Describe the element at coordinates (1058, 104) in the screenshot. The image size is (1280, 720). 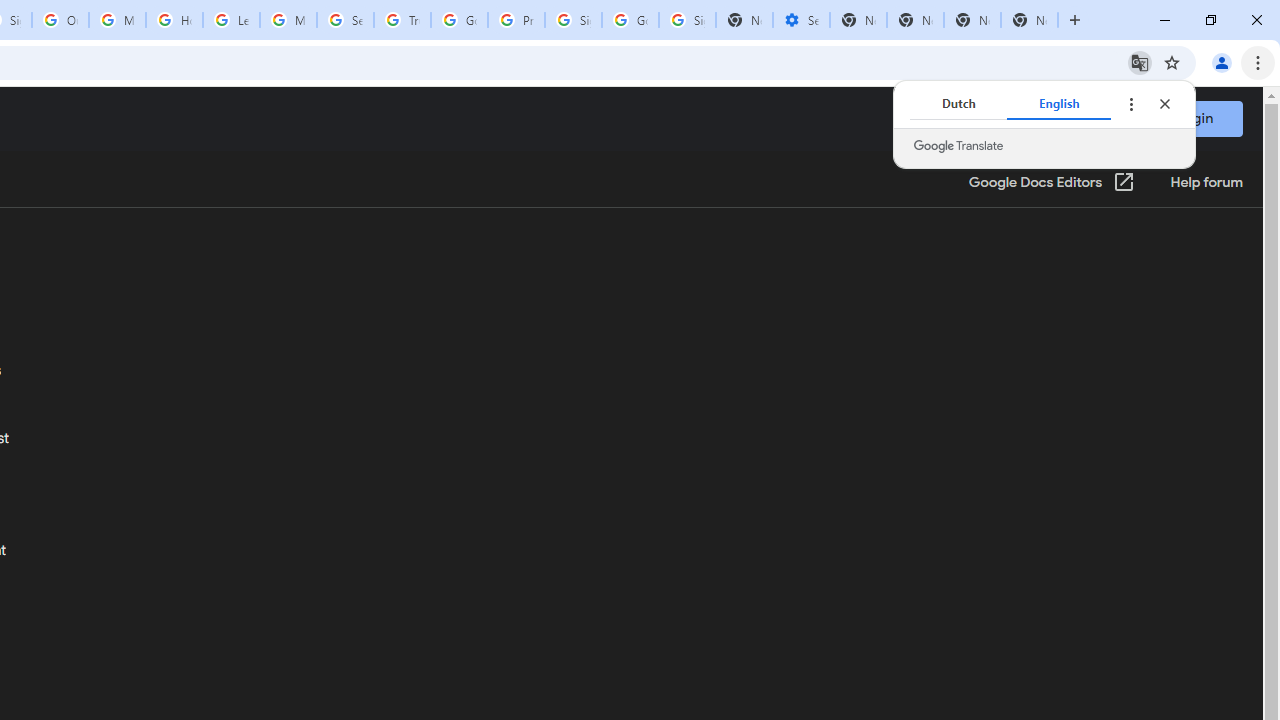
I see `'English'` at that location.